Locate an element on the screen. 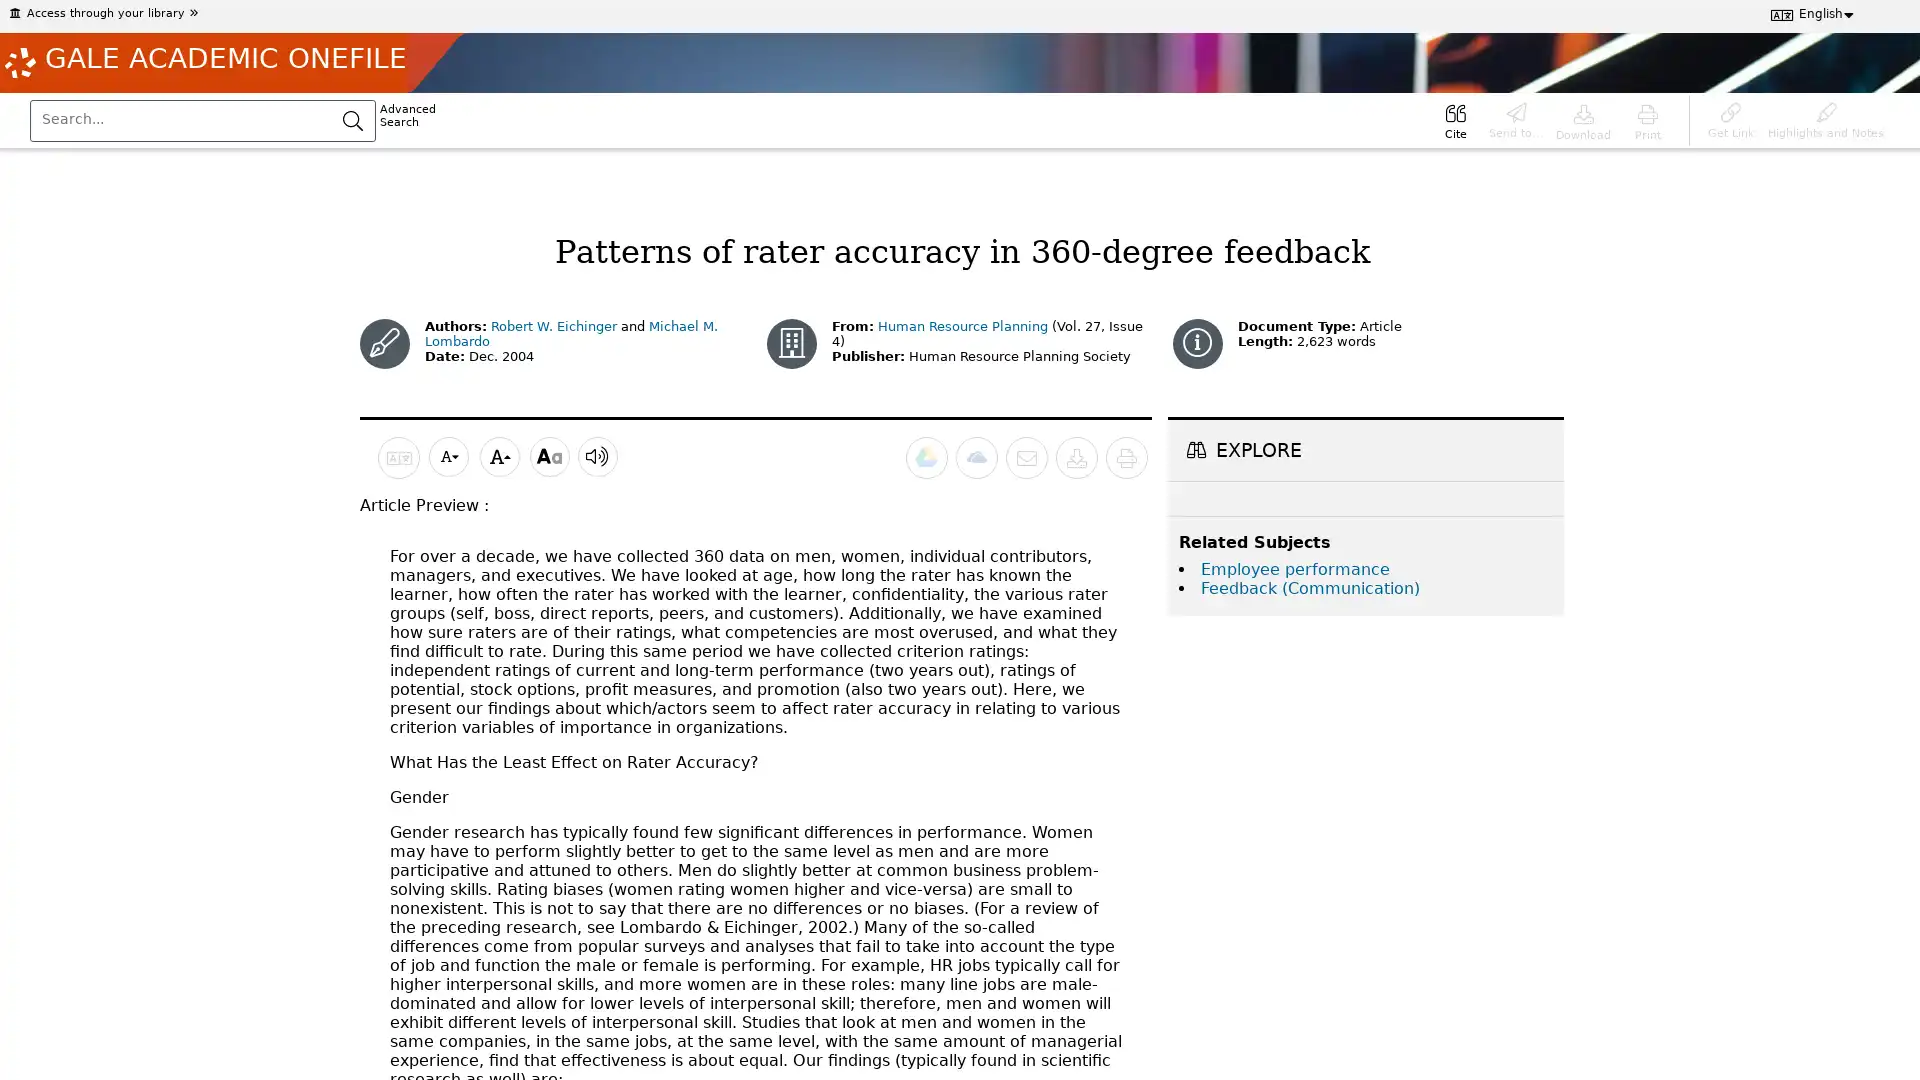  Download is located at coordinates (1582, 120).